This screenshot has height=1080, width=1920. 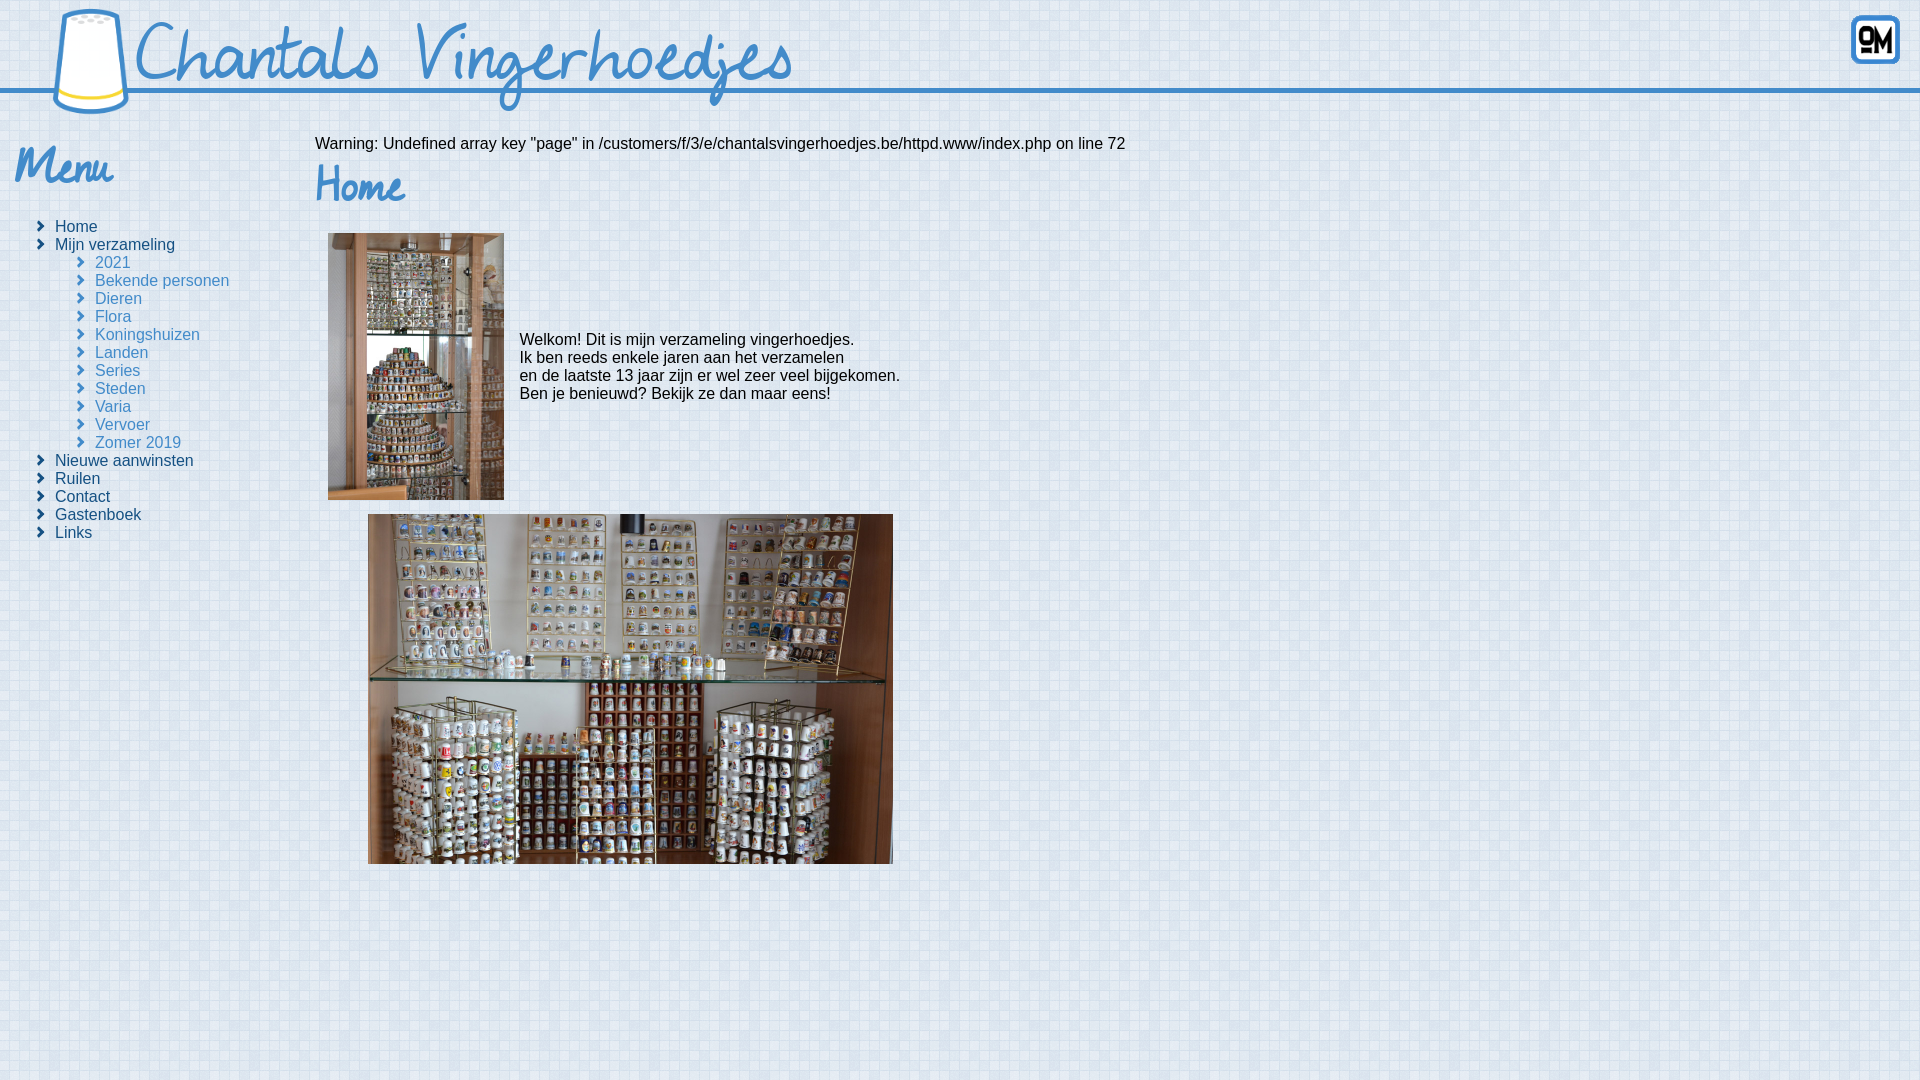 What do you see at coordinates (190, 423) in the screenshot?
I see `'Vervoer'` at bounding box center [190, 423].